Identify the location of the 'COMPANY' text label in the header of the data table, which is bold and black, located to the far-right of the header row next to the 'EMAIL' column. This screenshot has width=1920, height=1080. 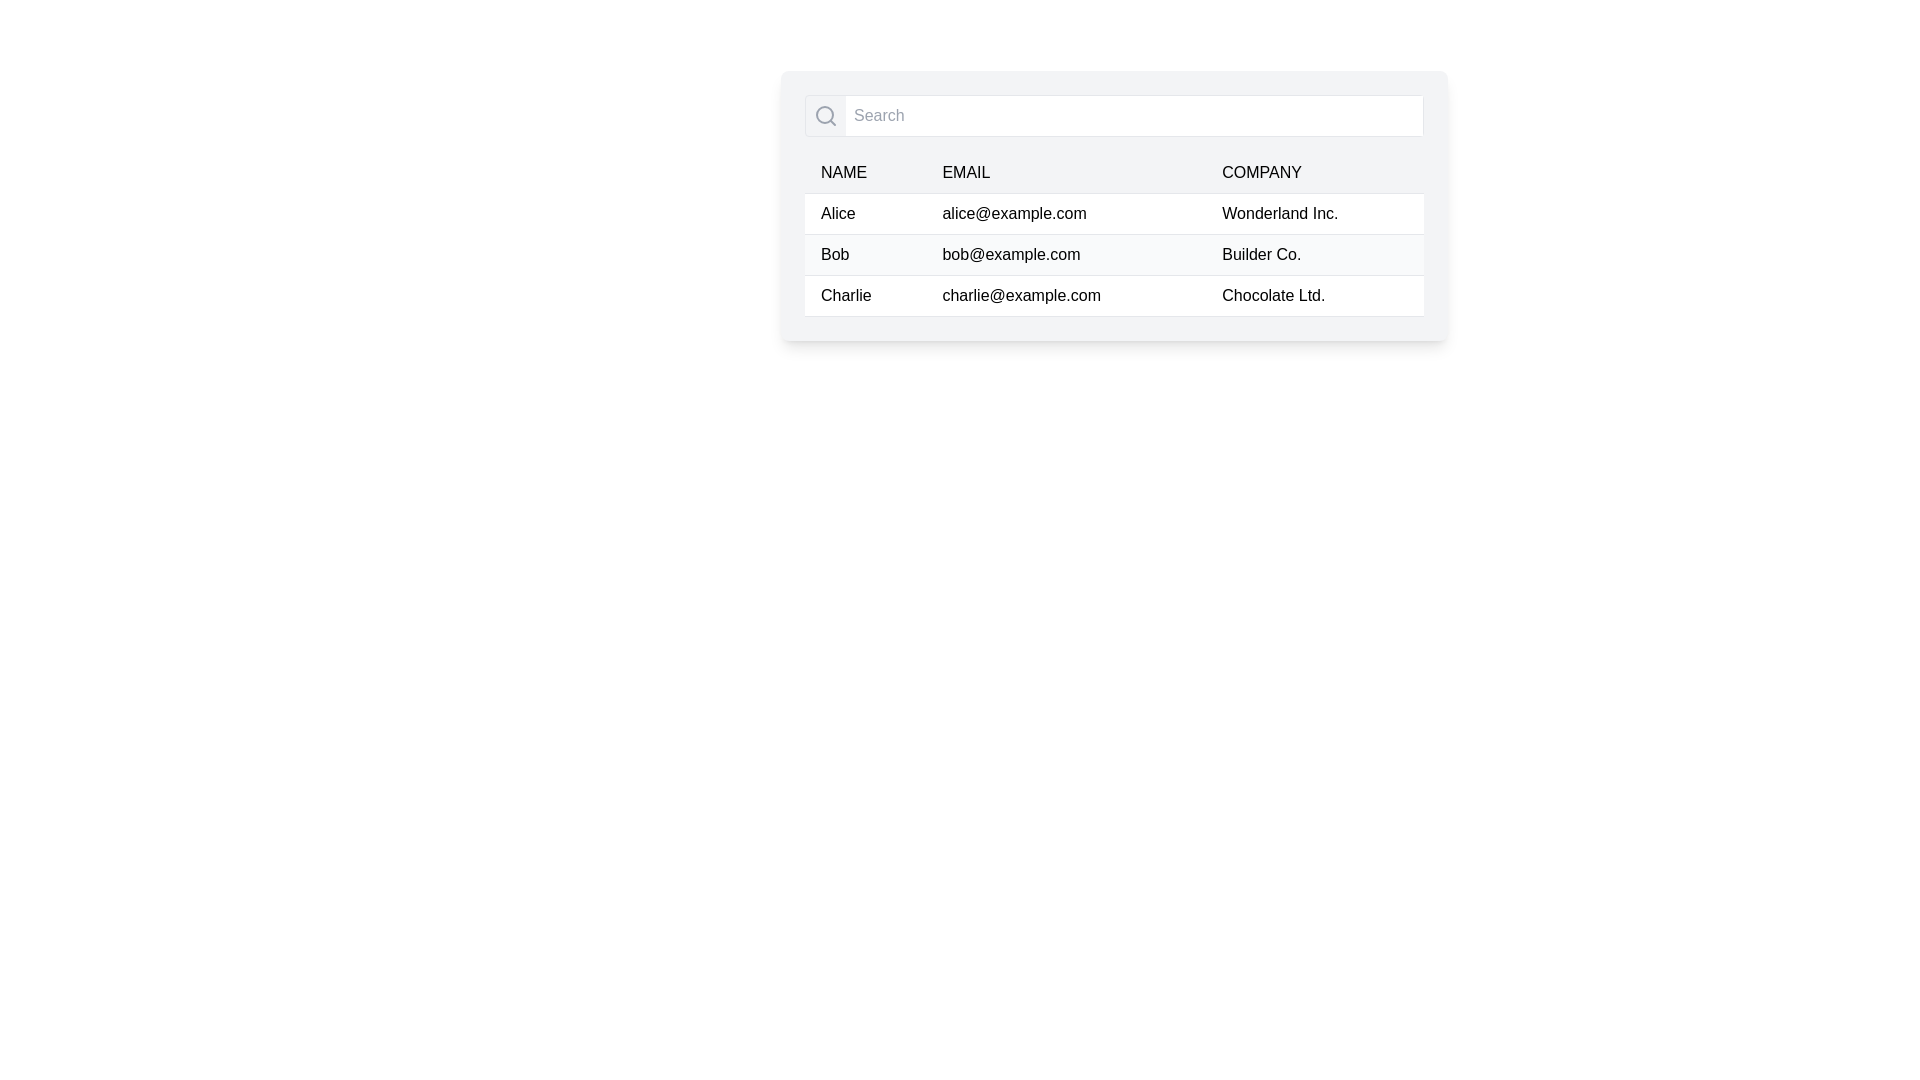
(1261, 172).